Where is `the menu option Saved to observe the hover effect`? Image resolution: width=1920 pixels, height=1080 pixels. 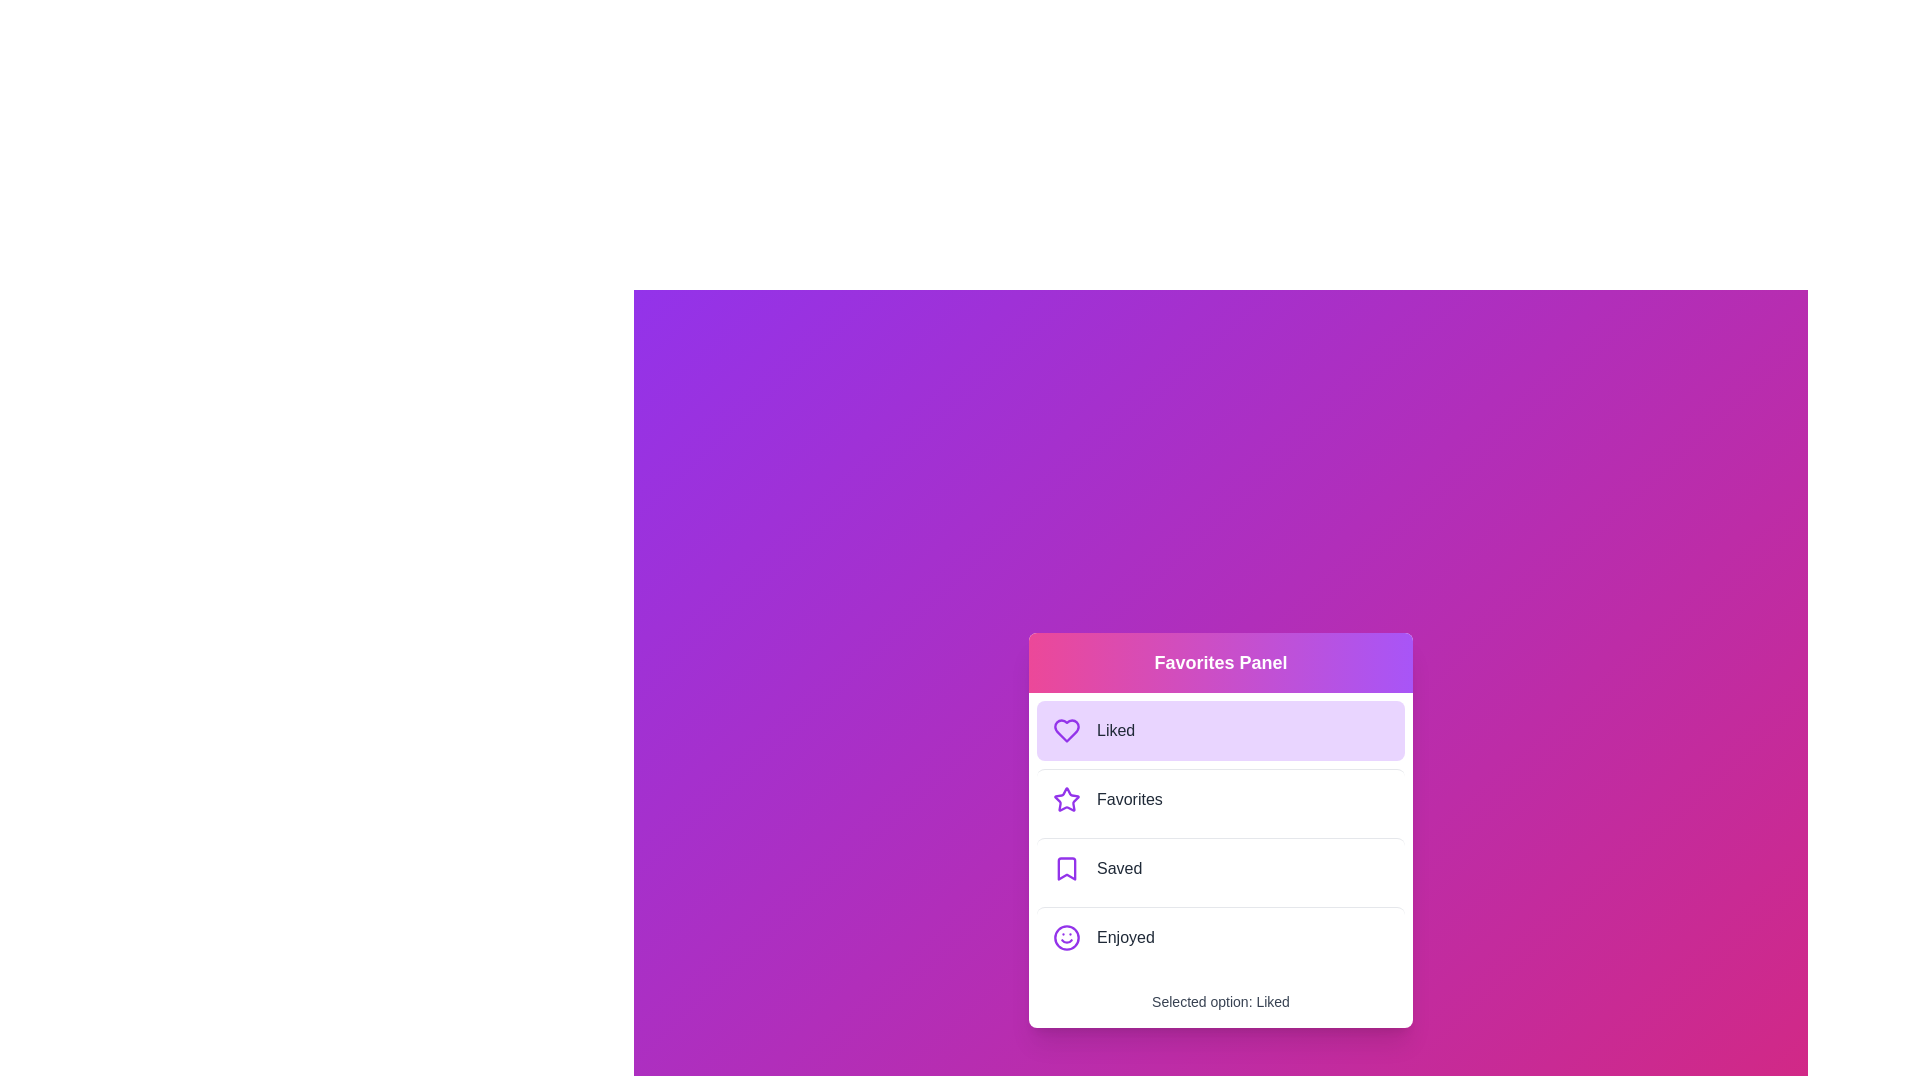
the menu option Saved to observe the hover effect is located at coordinates (1219, 866).